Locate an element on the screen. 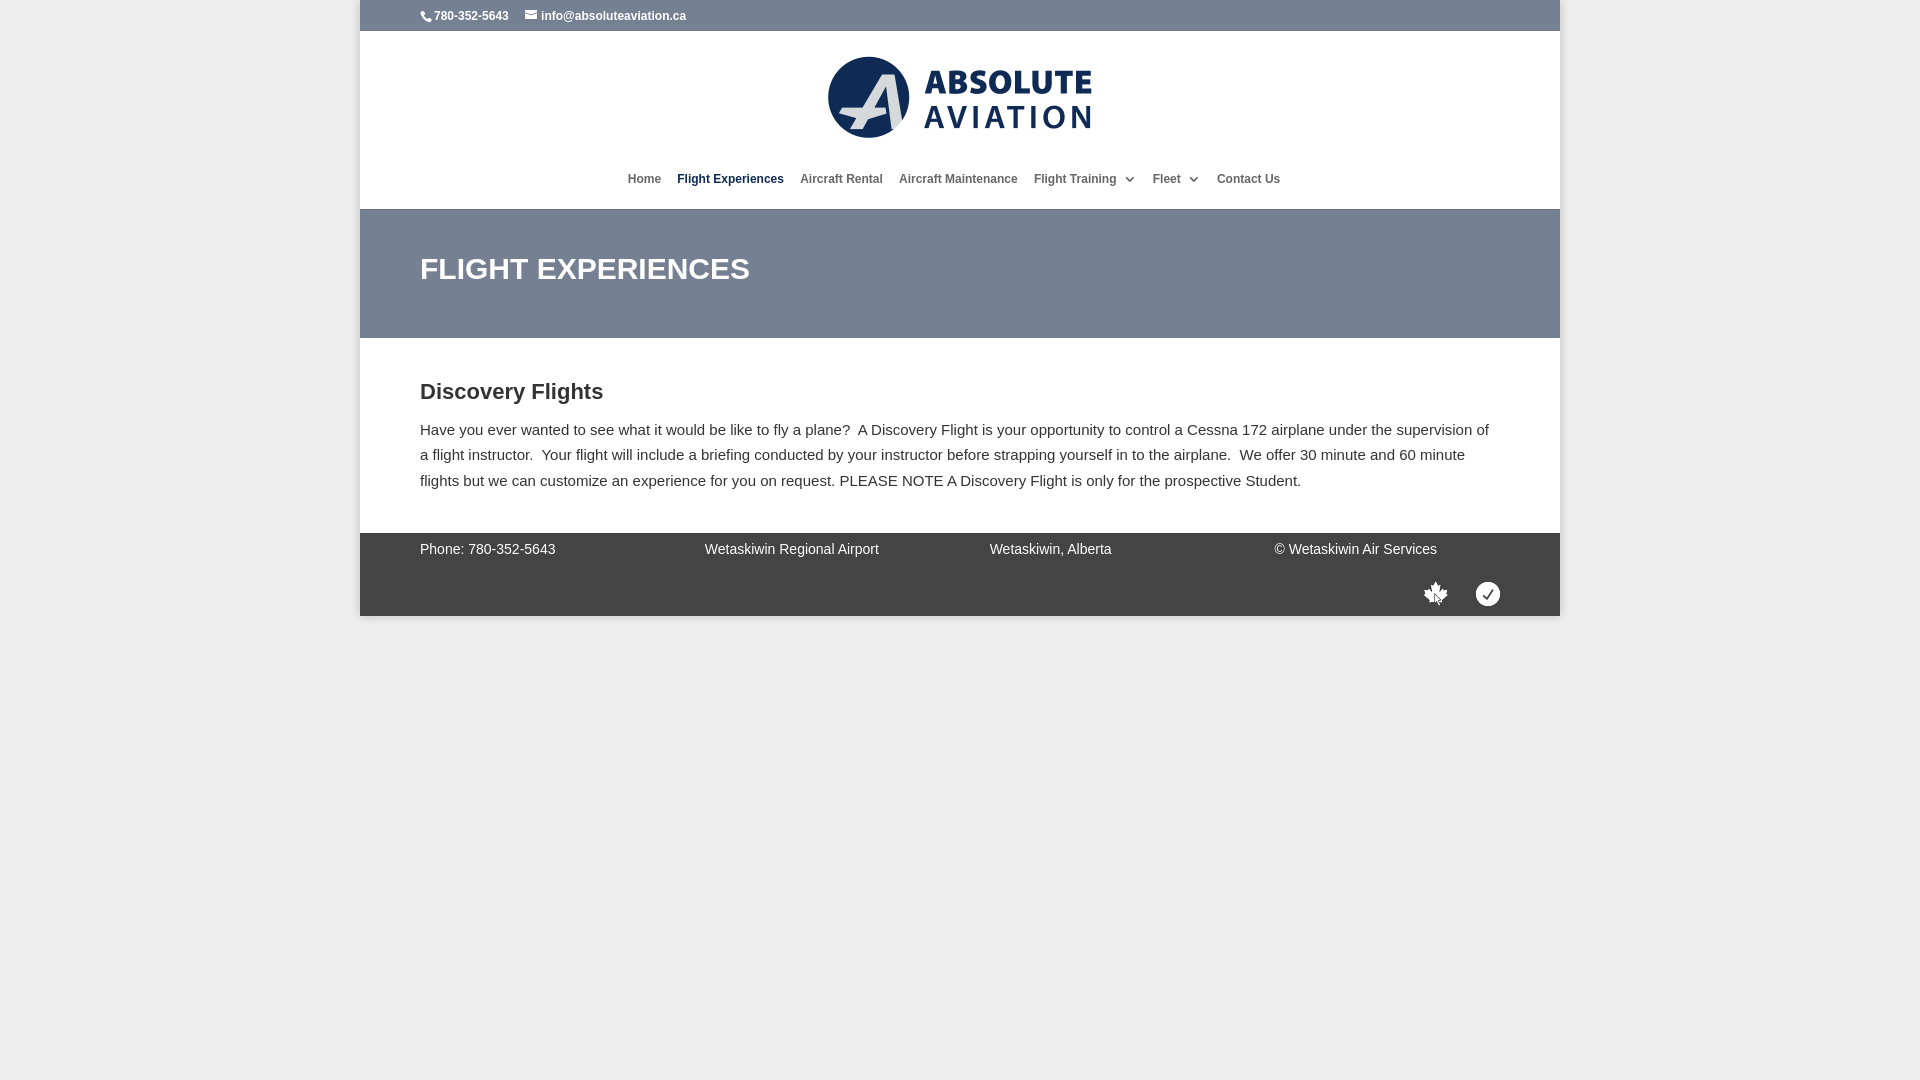  'Aircraft Rental' is located at coordinates (841, 191).